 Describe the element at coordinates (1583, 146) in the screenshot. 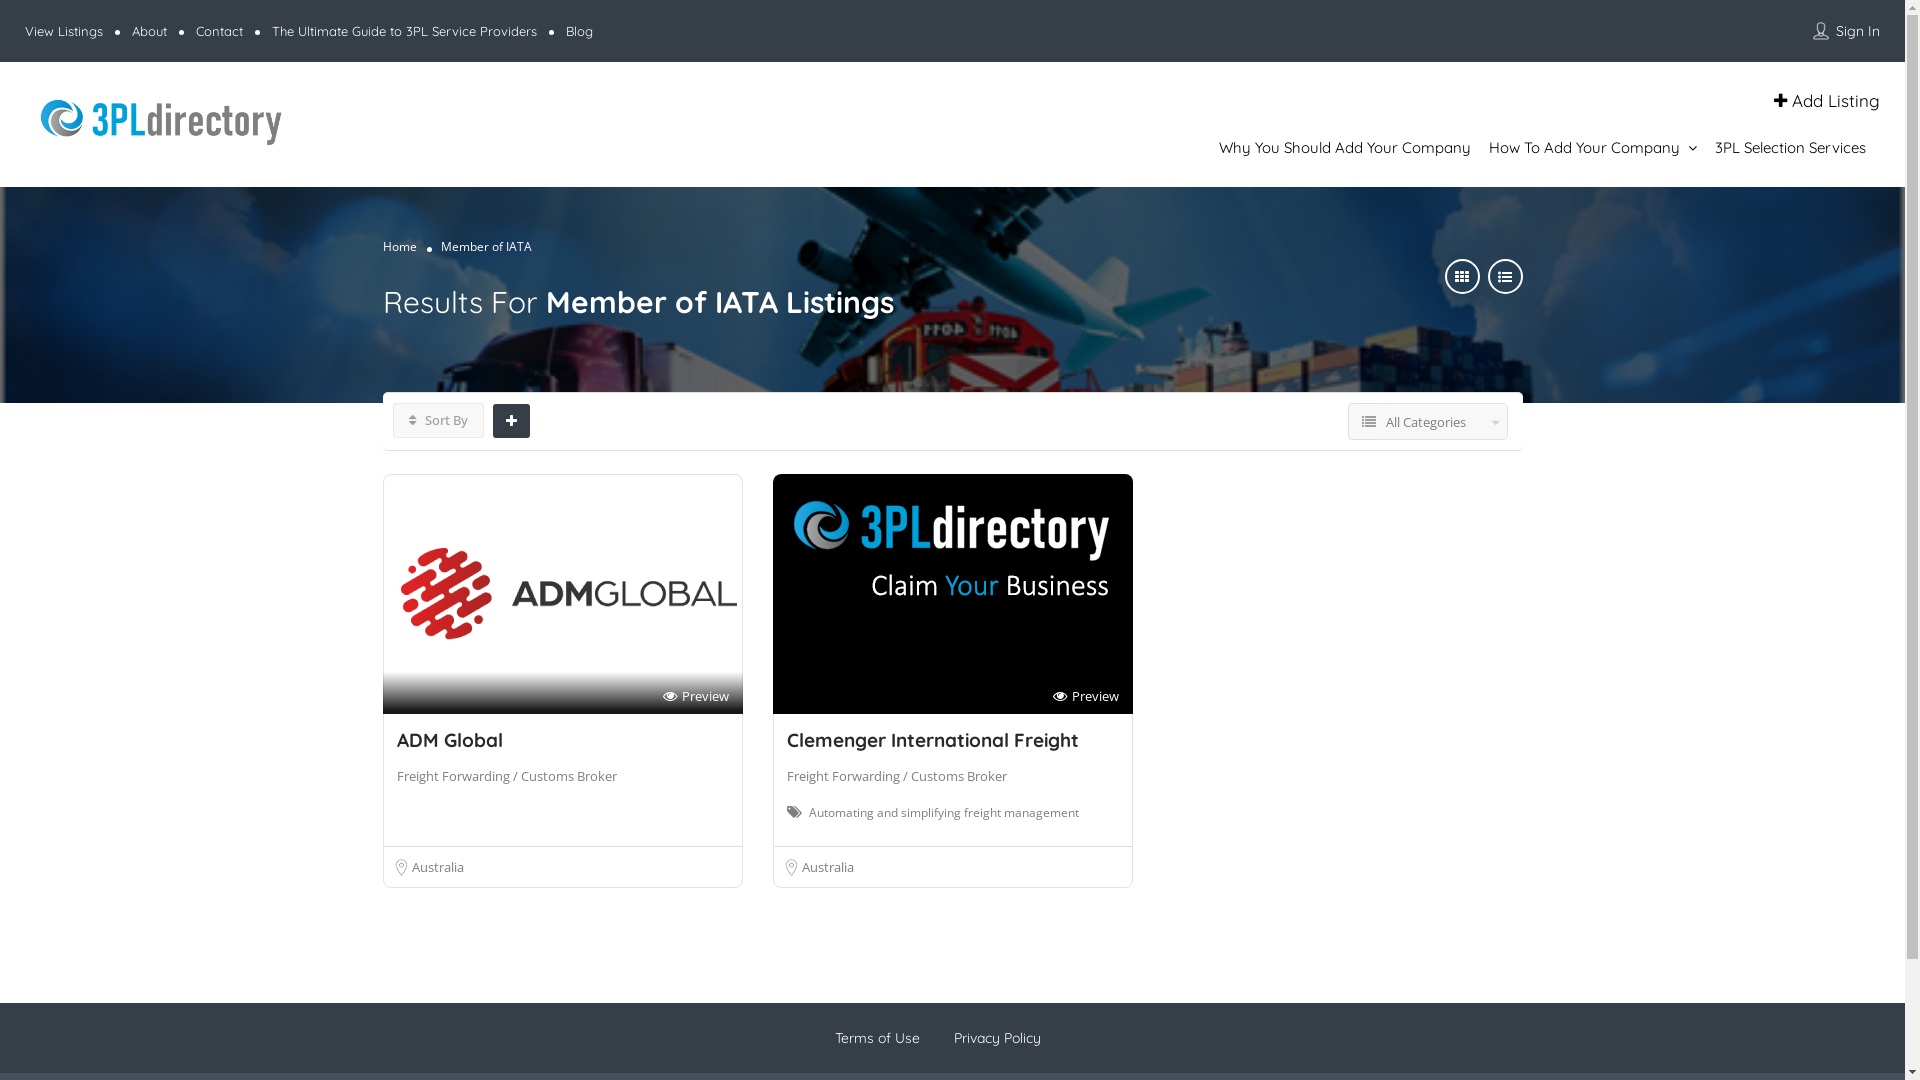

I see `'How To Add Your Company'` at that location.